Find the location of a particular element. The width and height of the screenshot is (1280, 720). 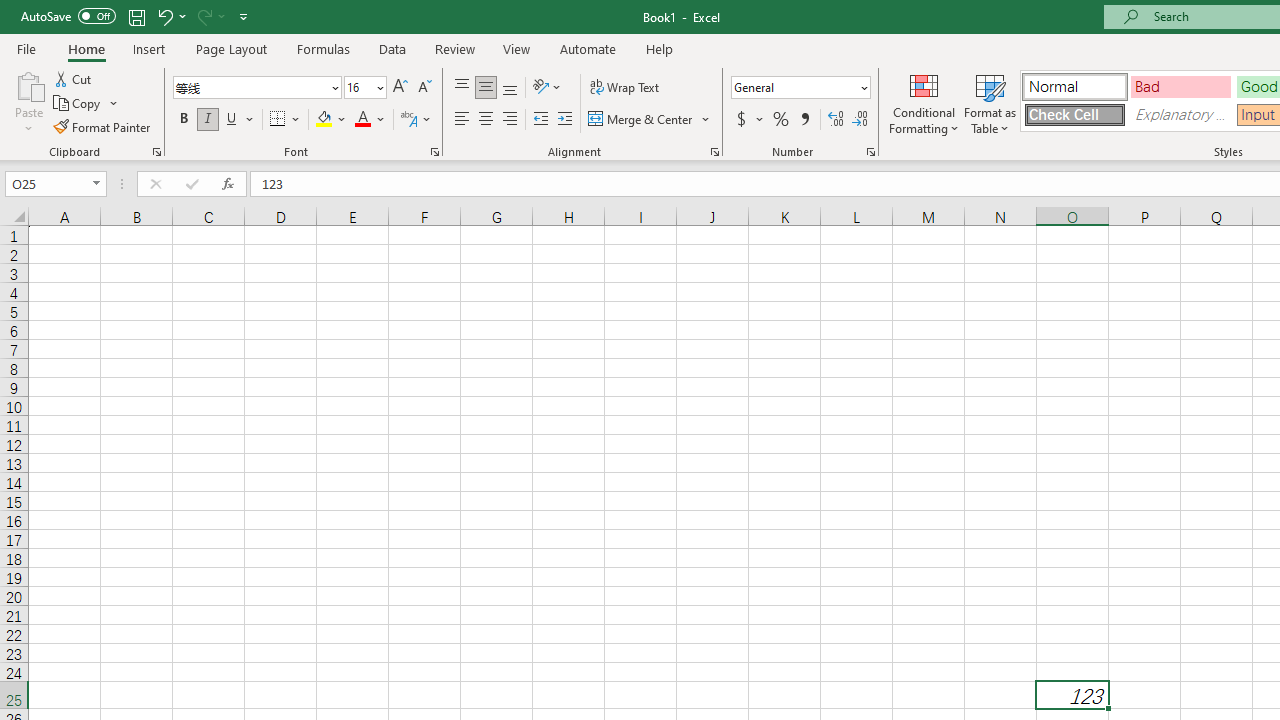

'Accounting Number Format' is located at coordinates (748, 119).